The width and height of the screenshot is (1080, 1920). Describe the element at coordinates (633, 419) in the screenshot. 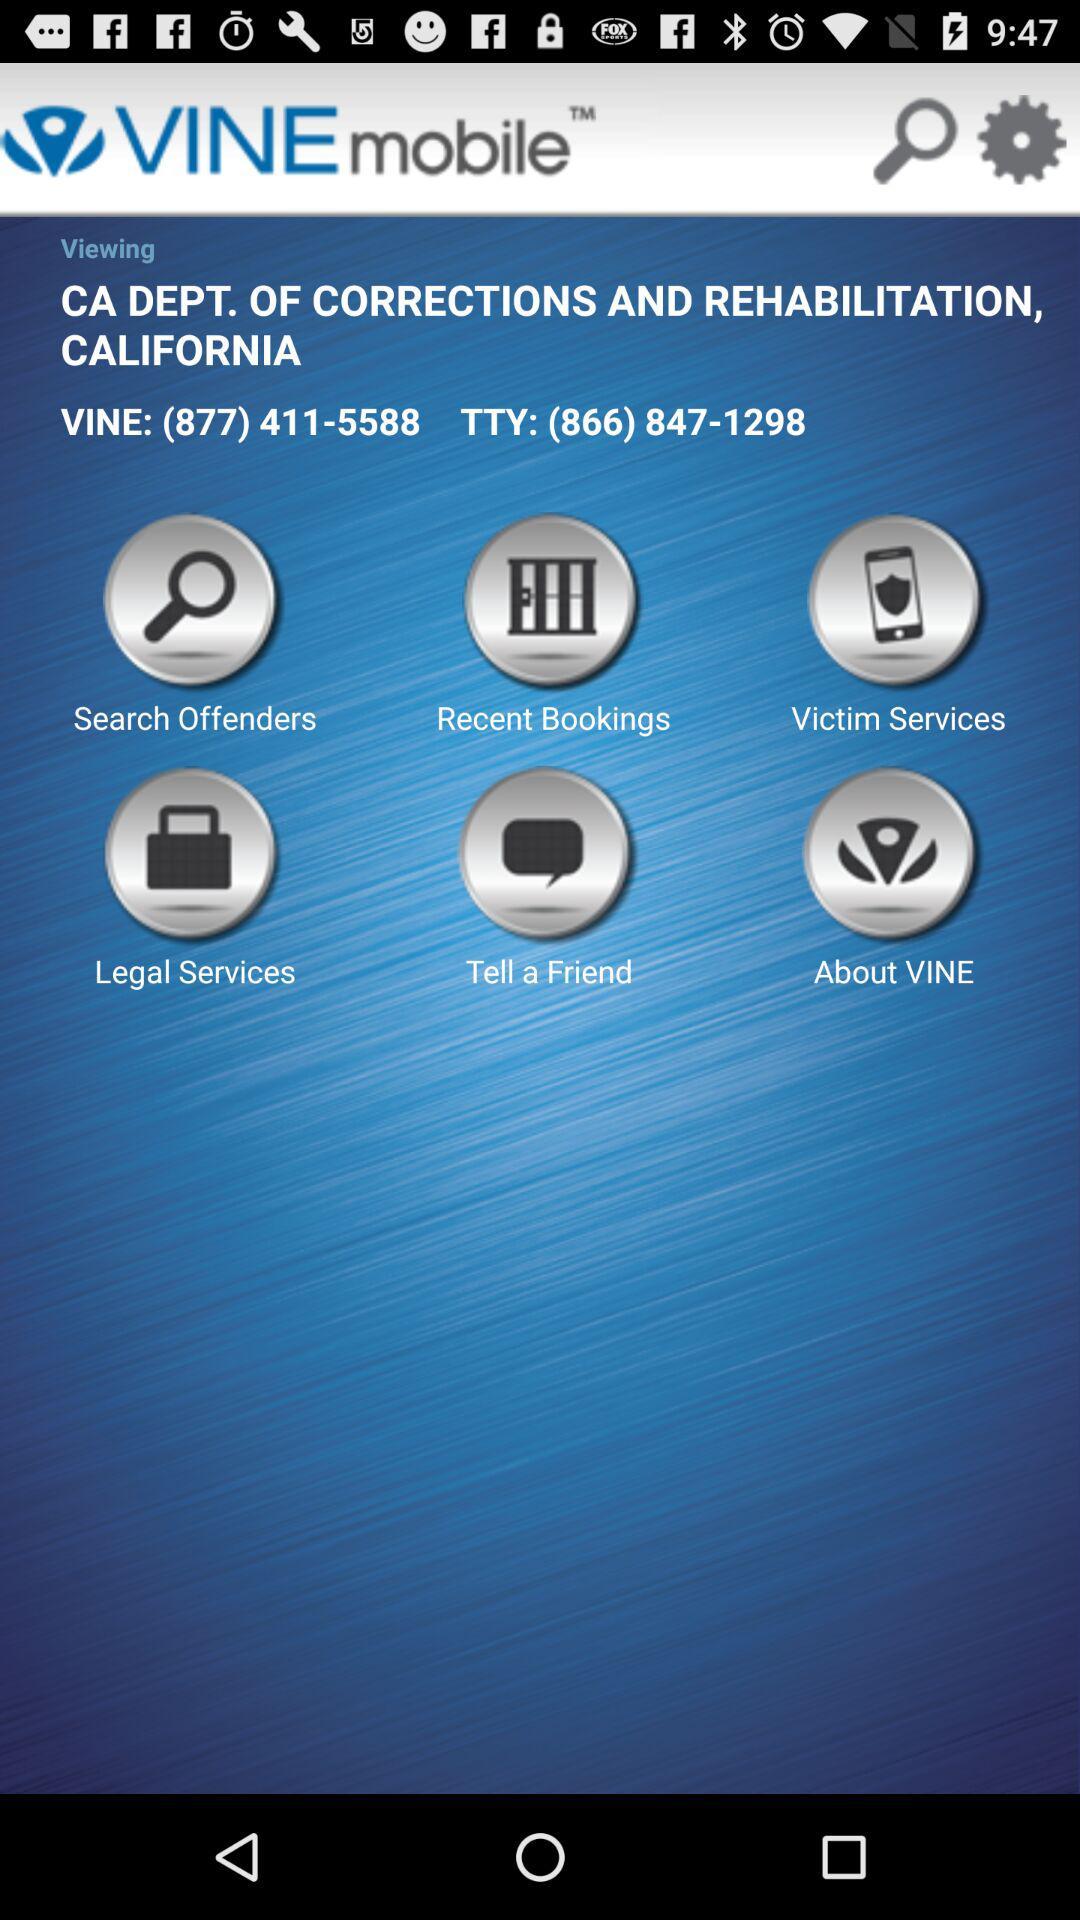

I see `app next to vine 877 411 app` at that location.